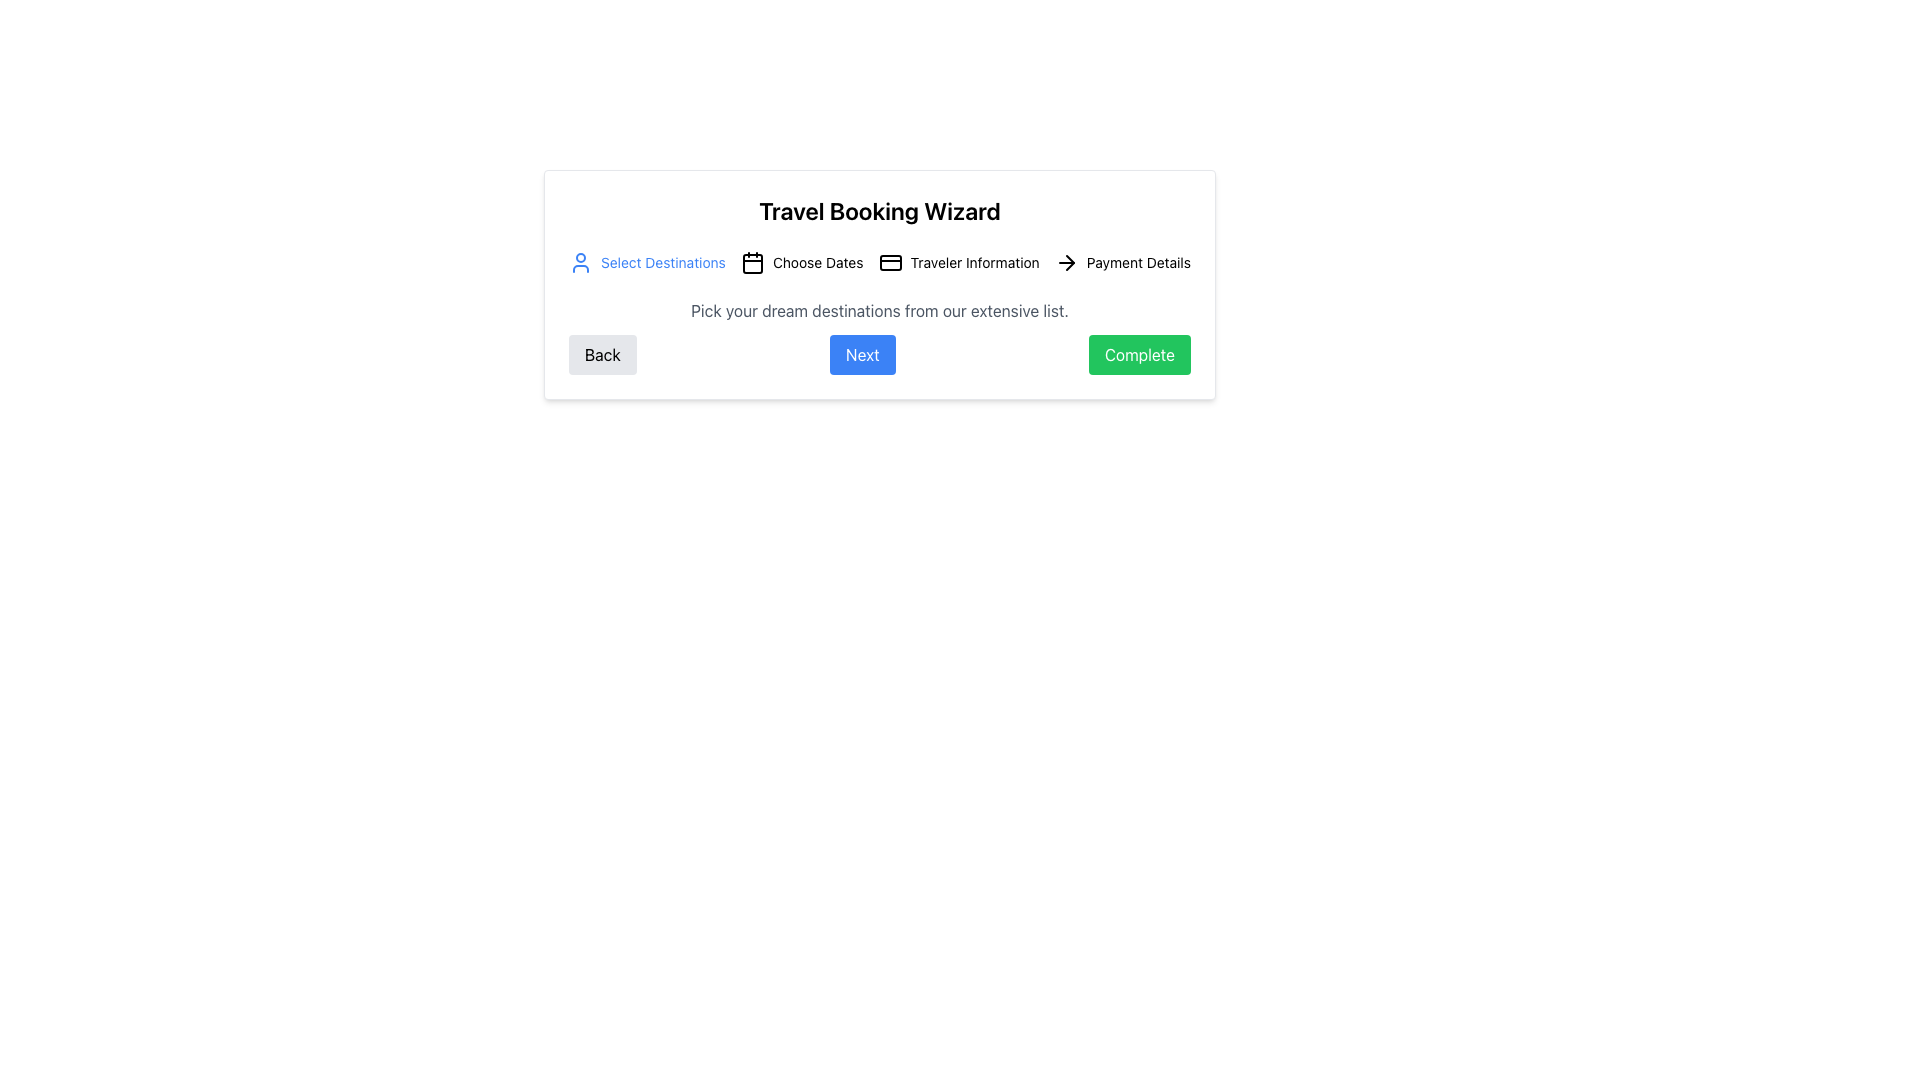  I want to click on the appearance of the icon that serves as a visual indicator for the 'Select Destinations' link, positioned to the left of the link text, so click(579, 261).